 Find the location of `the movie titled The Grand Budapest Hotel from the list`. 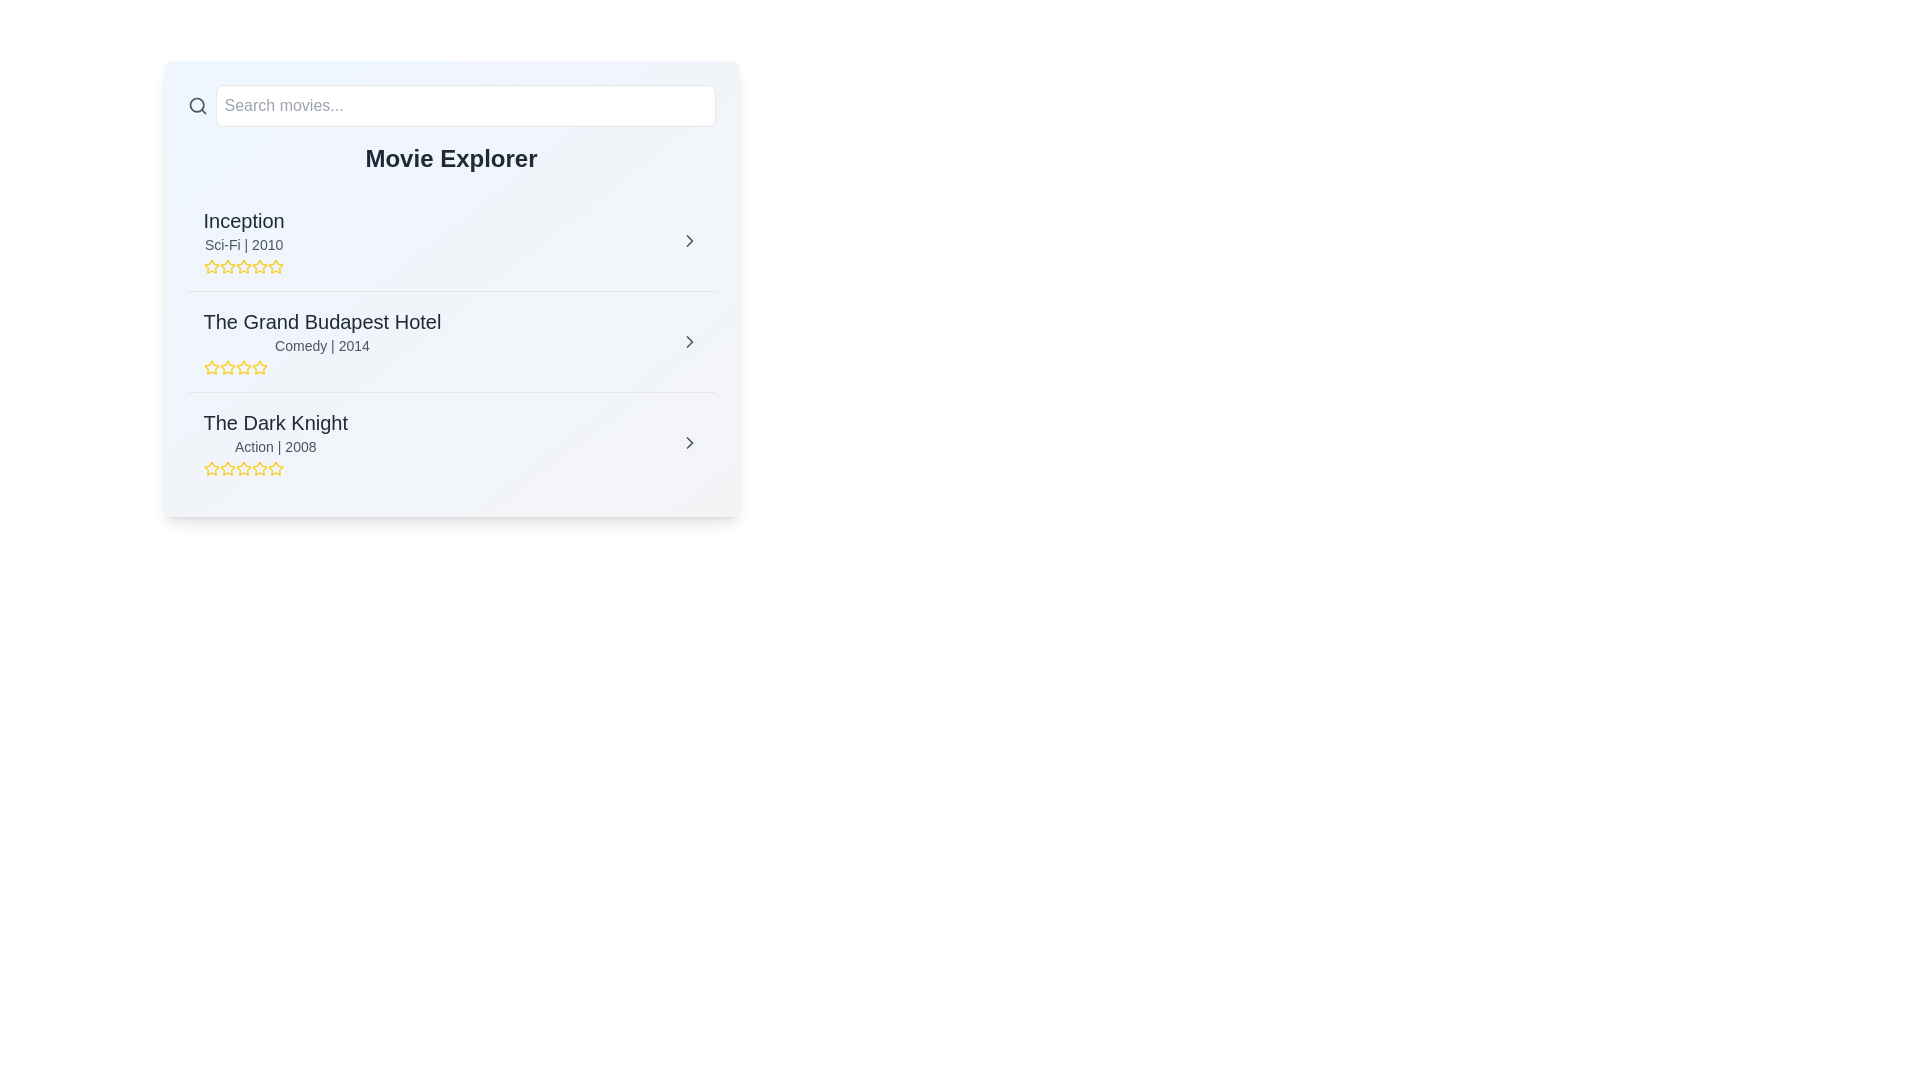

the movie titled The Grand Budapest Hotel from the list is located at coordinates (689, 341).